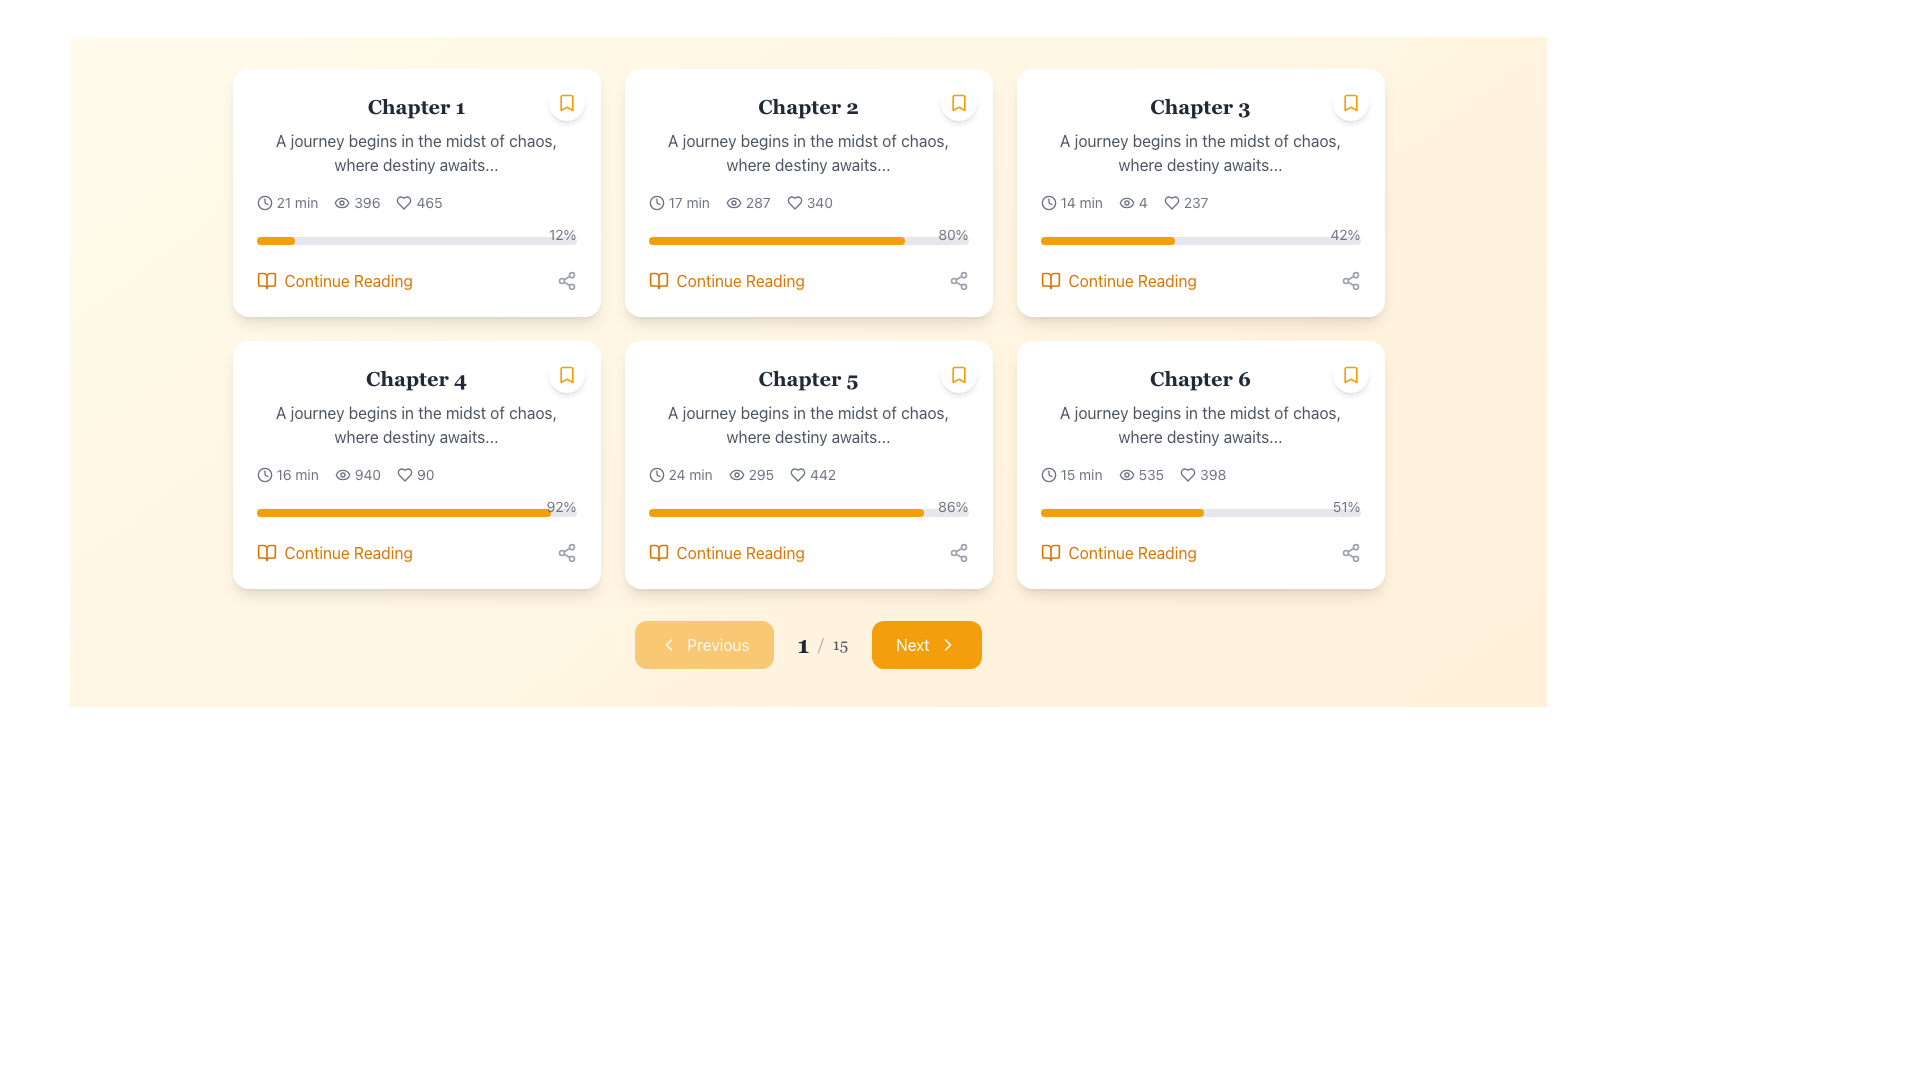 The width and height of the screenshot is (1920, 1080). Describe the element at coordinates (1049, 552) in the screenshot. I see `the decorative book graphic in the right-top corner of the interface, aligned with the bookmark icon in the card labeled 'Chapter 6'` at that location.